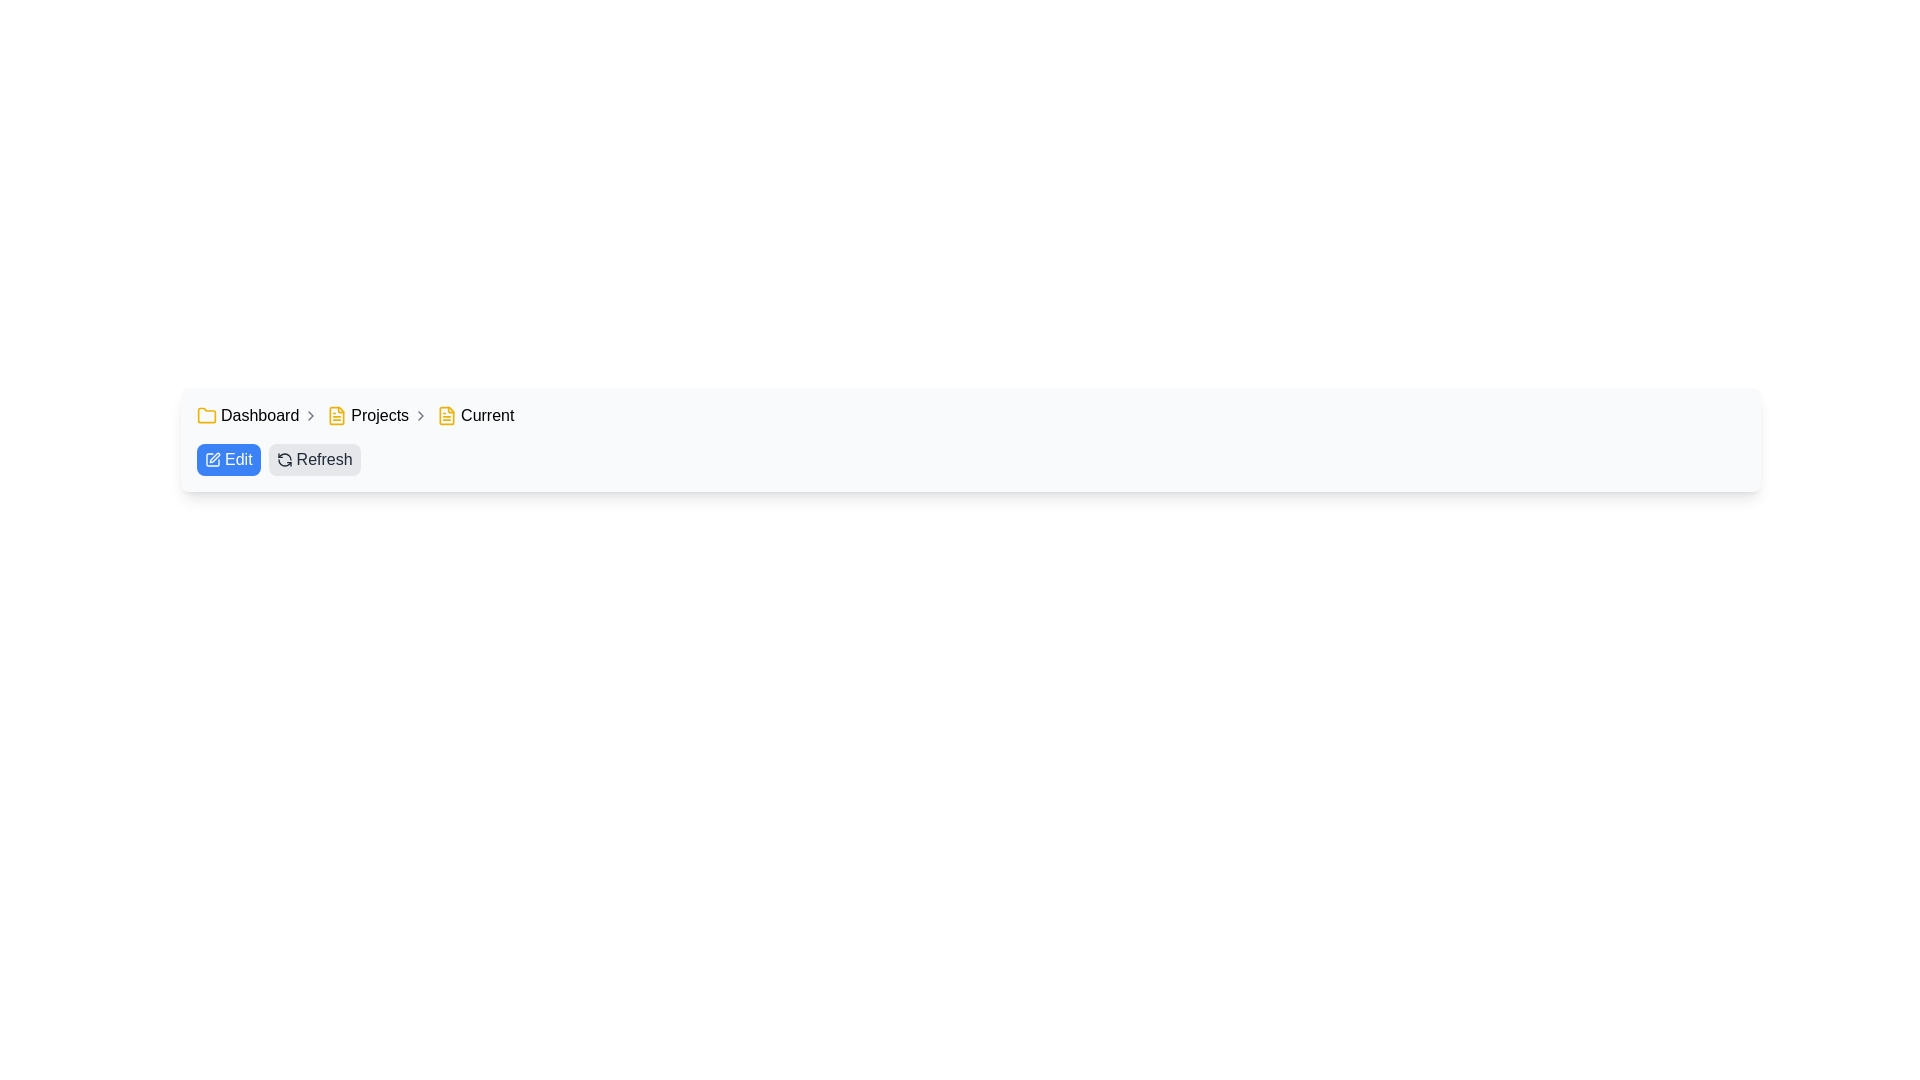  What do you see at coordinates (378, 415) in the screenshot?
I see `the 'Projects' breadcrumb navigation item, which is visually distinct with a yellow document icon and black text, located between 'Dashboard' and 'Current'` at bounding box center [378, 415].